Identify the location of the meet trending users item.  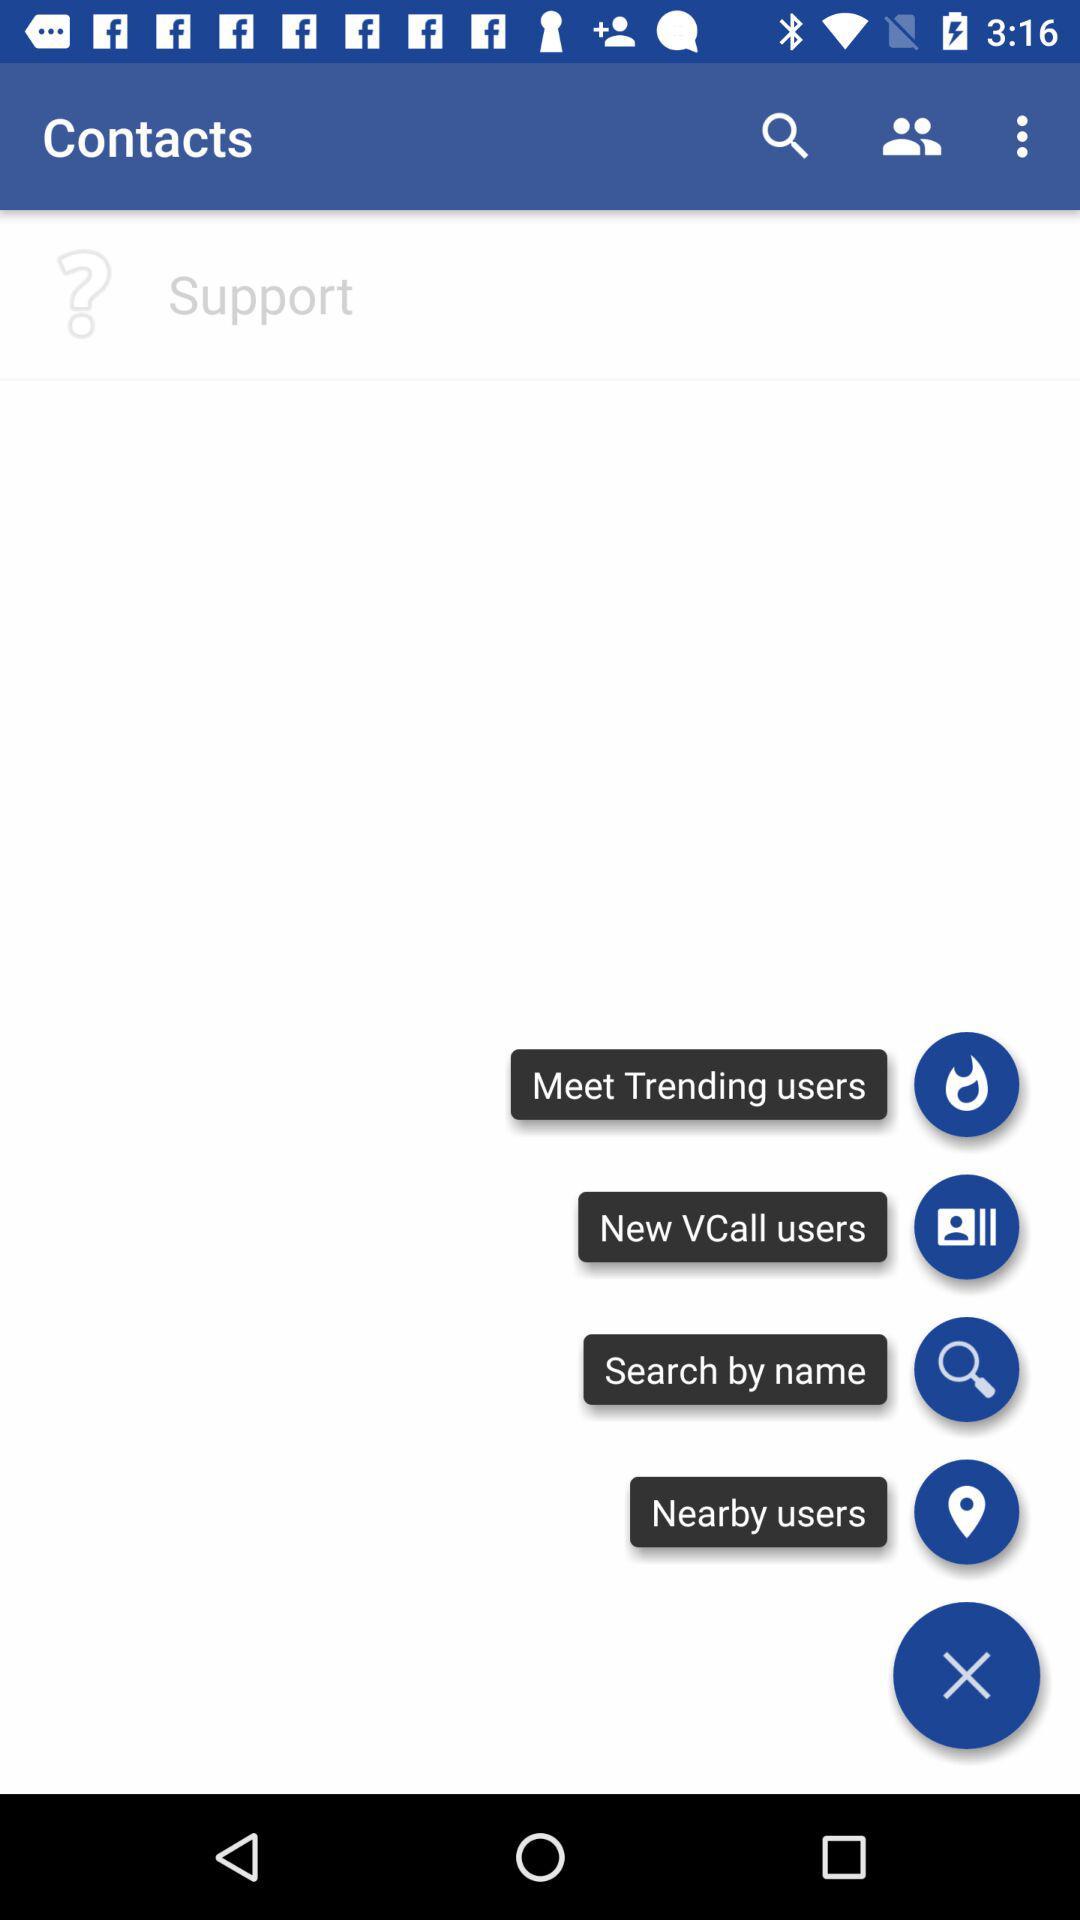
(697, 1083).